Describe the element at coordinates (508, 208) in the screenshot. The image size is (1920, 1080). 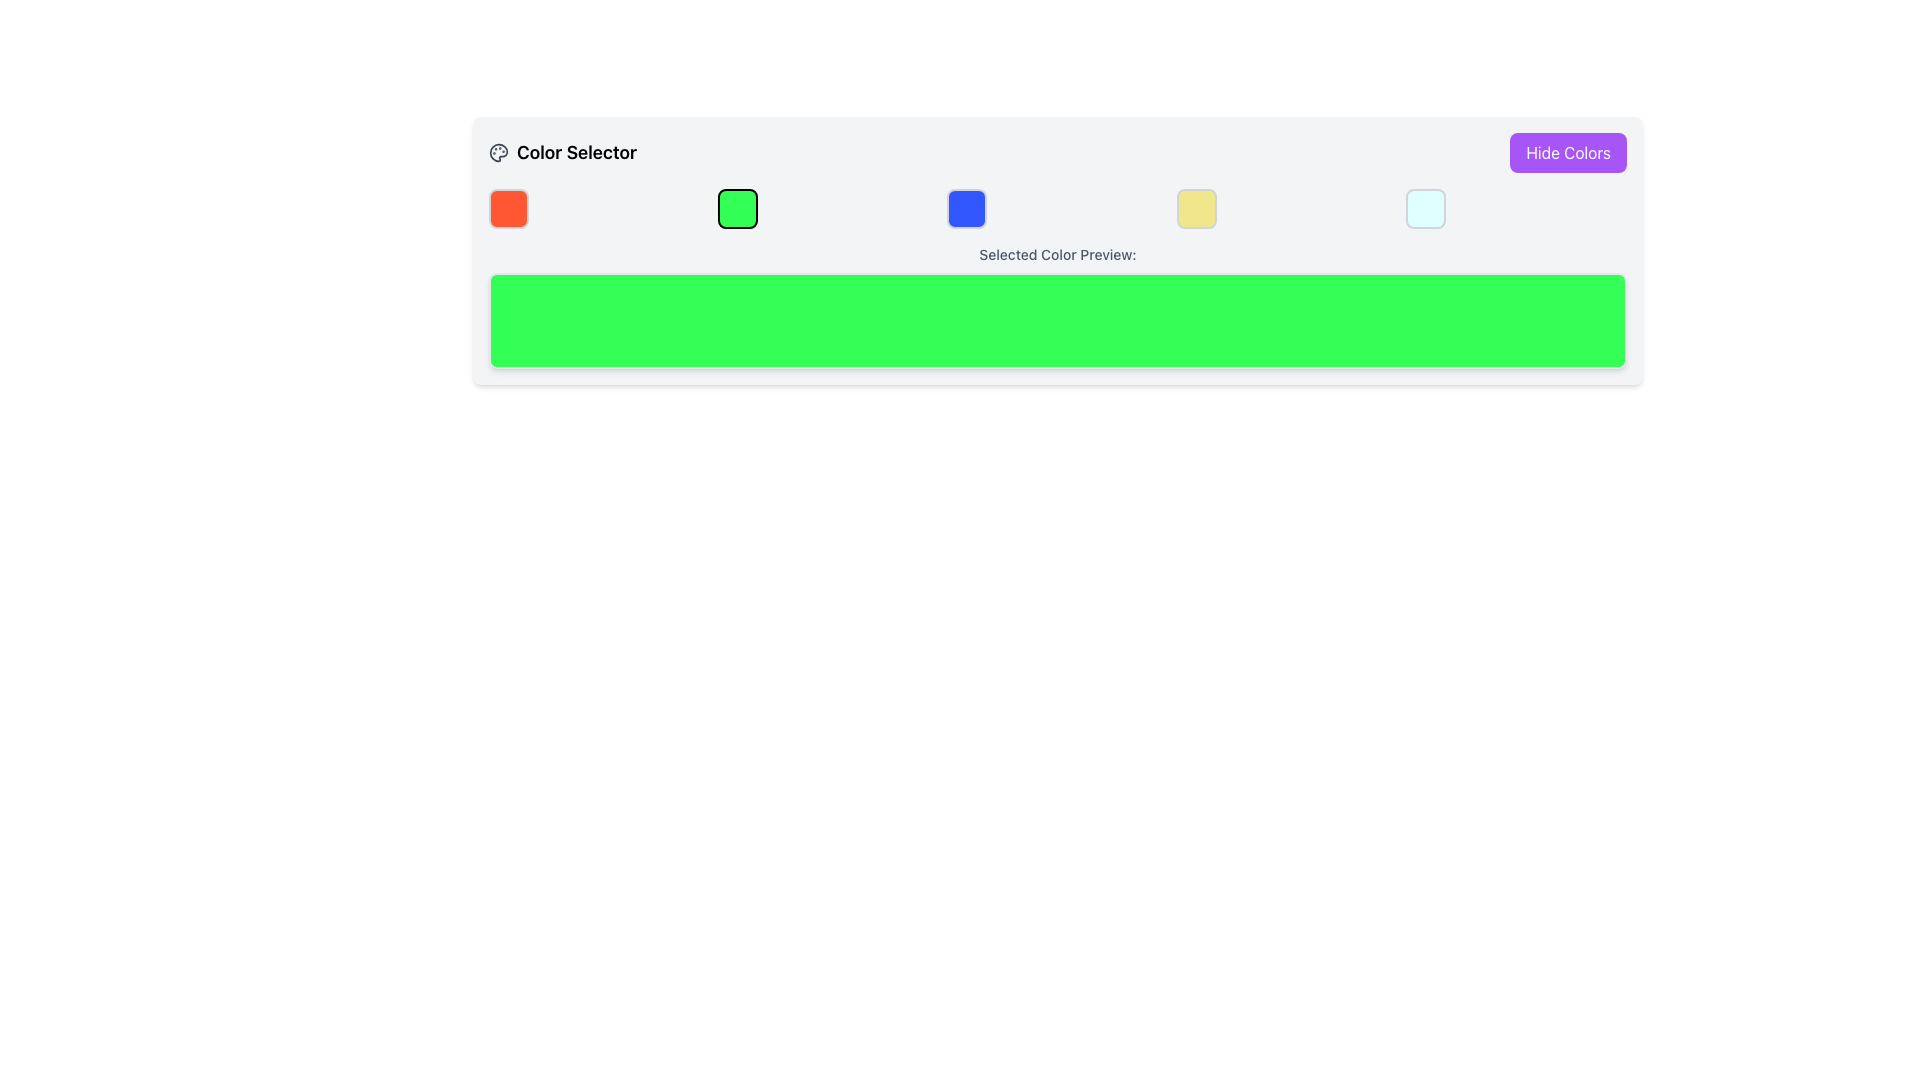
I see `the first square button in the grid, which has a bright red background, rounded corners, and a gray border` at that location.